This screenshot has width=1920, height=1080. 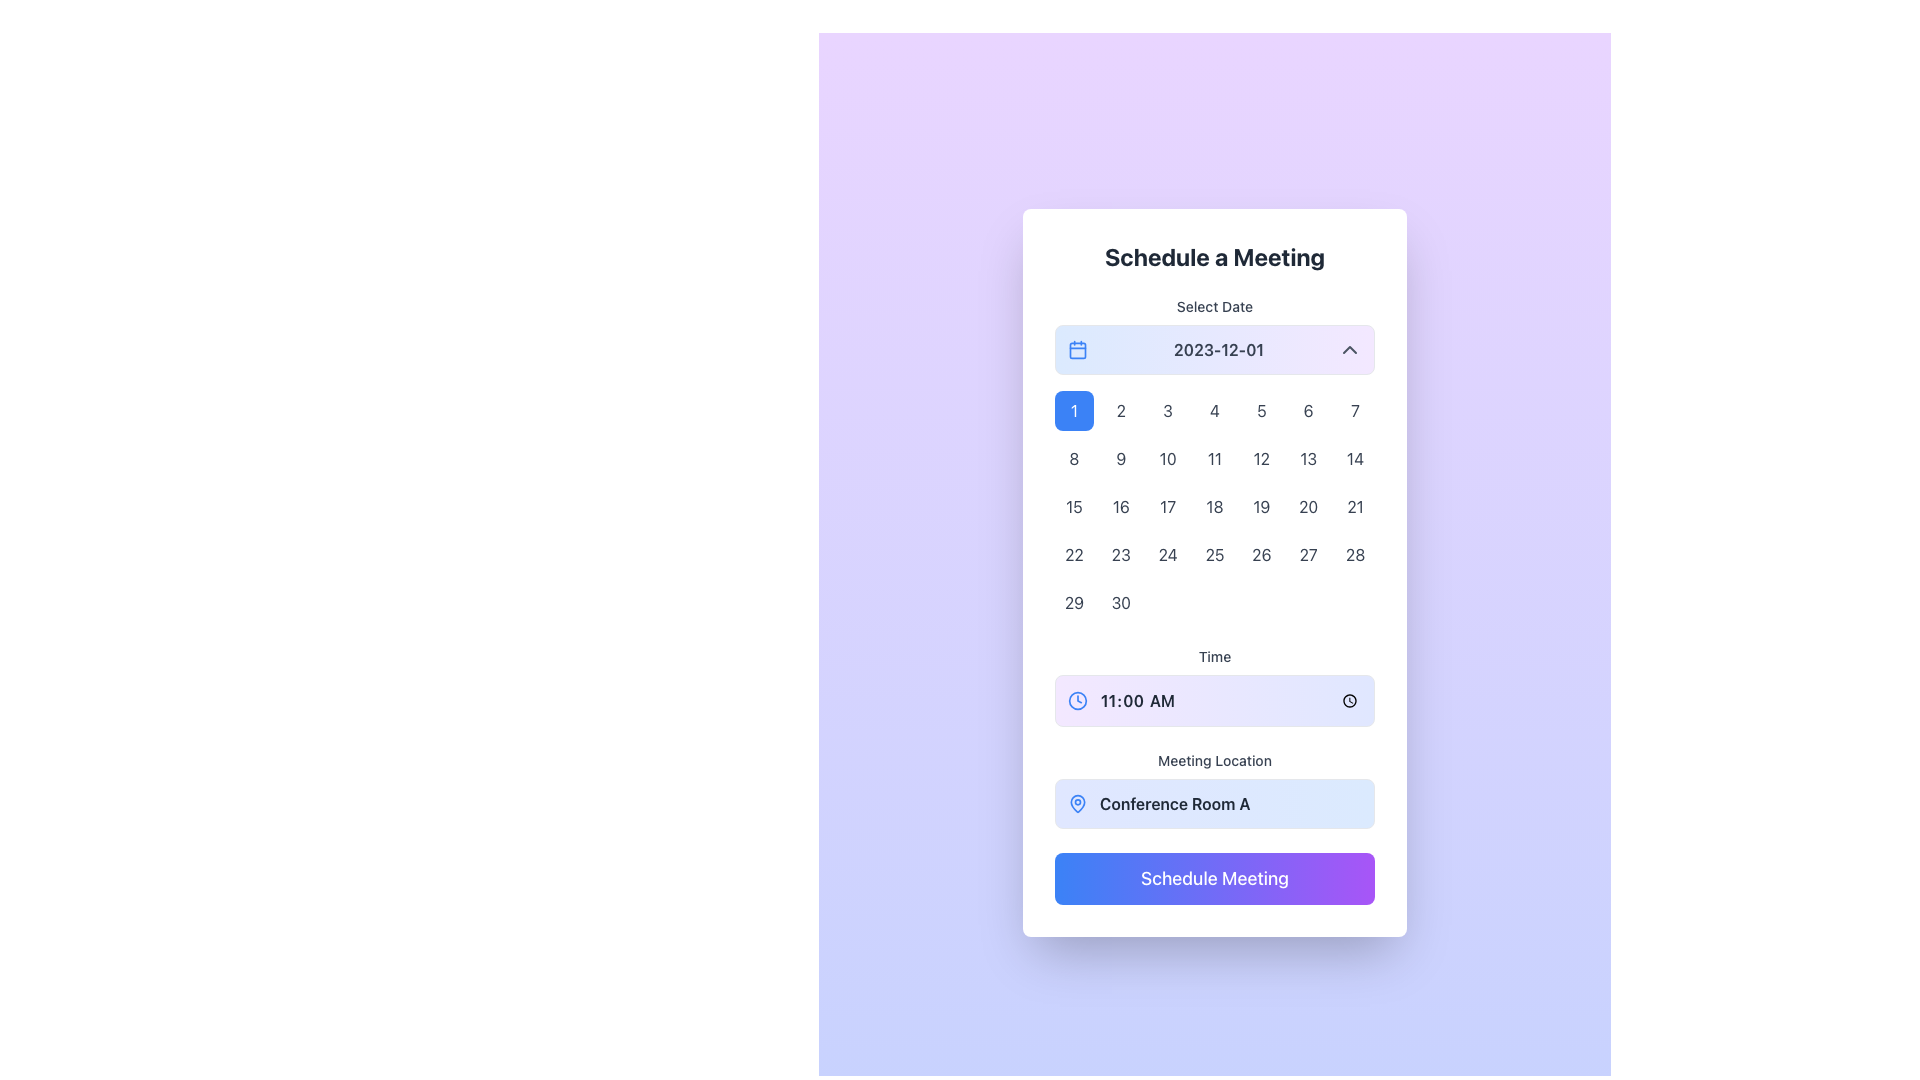 What do you see at coordinates (1073, 505) in the screenshot?
I see `the button displaying the number '15' in the calendar section to interact with it` at bounding box center [1073, 505].